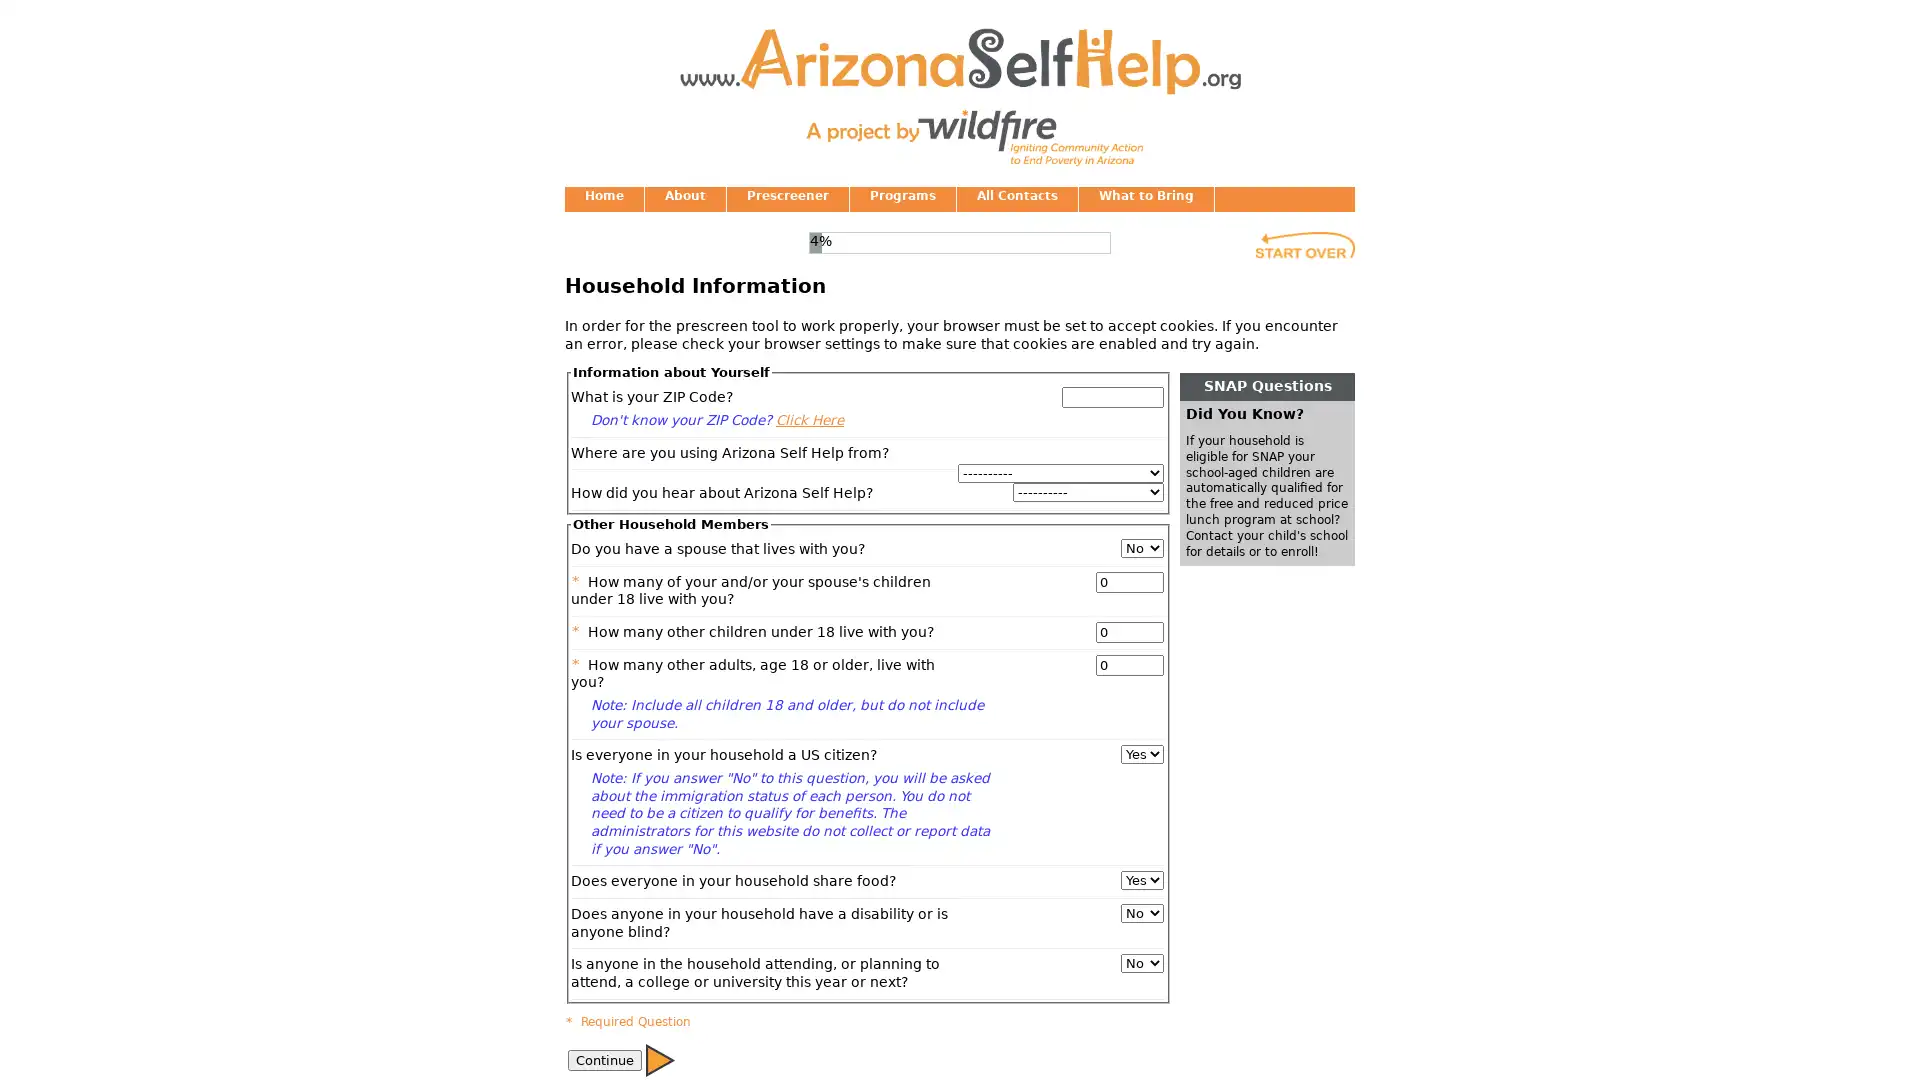 Image resolution: width=1920 pixels, height=1080 pixels. I want to click on Continue, so click(603, 1058).